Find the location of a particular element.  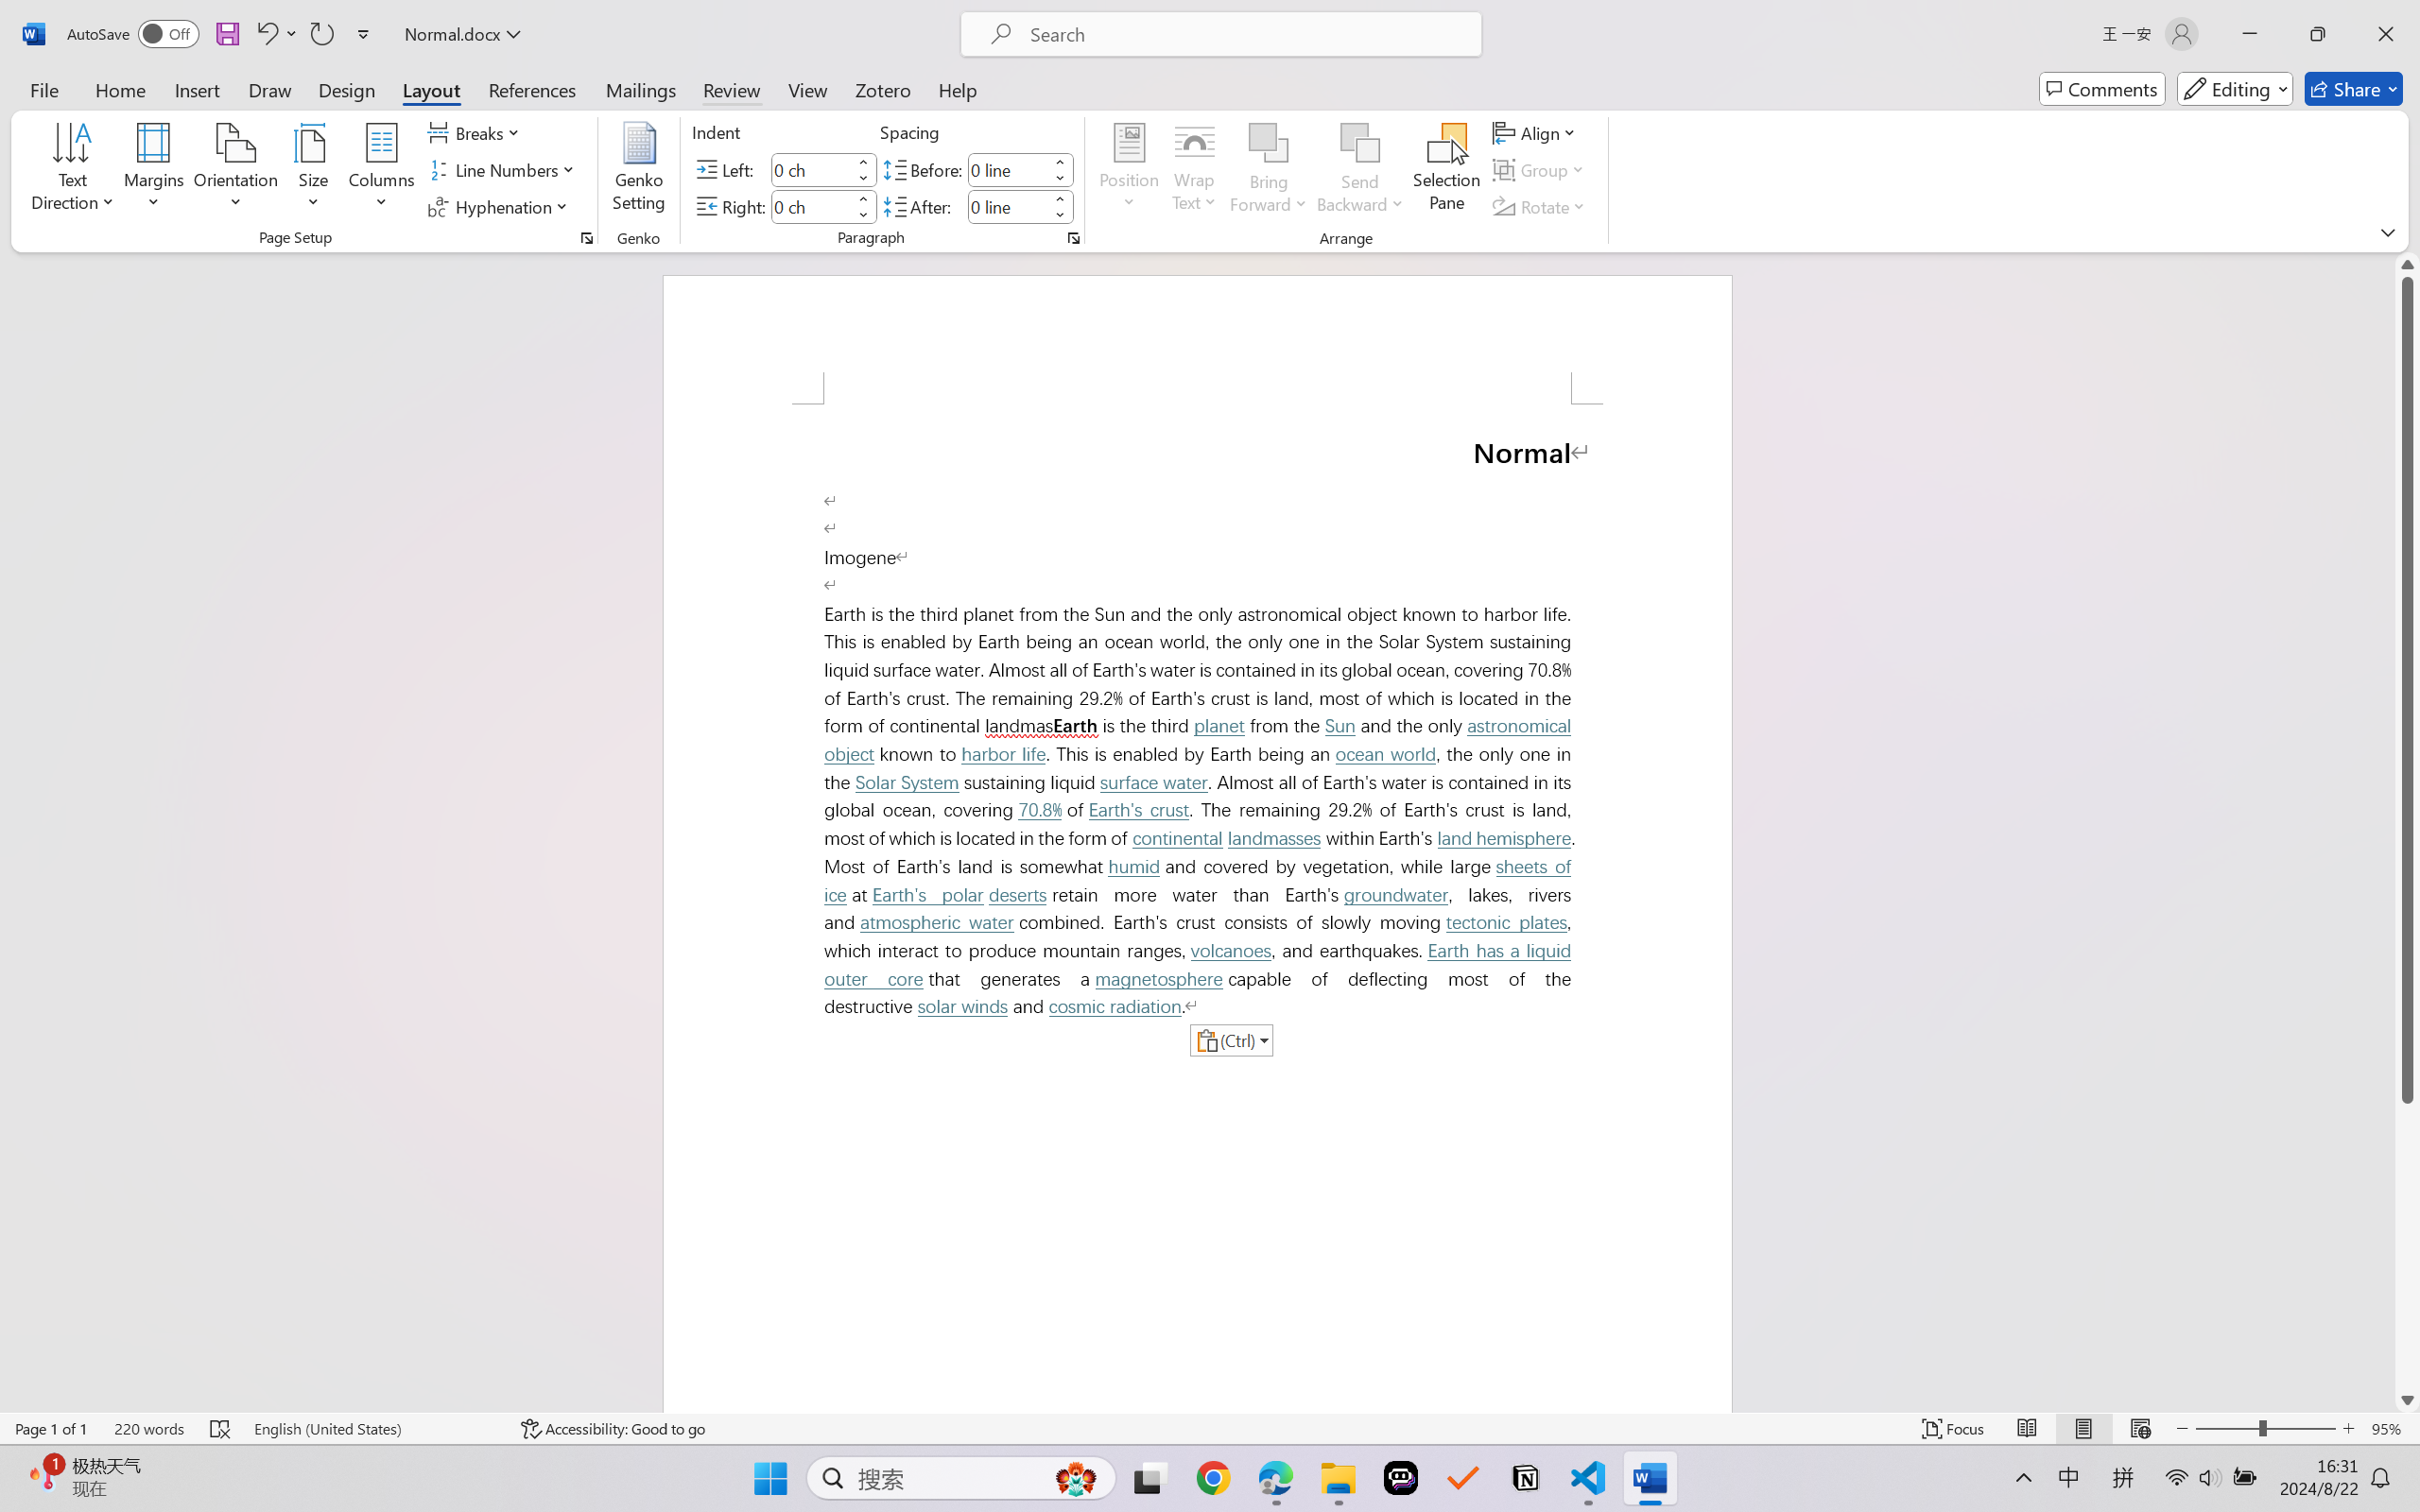

'Orientation' is located at coordinates (235, 170).